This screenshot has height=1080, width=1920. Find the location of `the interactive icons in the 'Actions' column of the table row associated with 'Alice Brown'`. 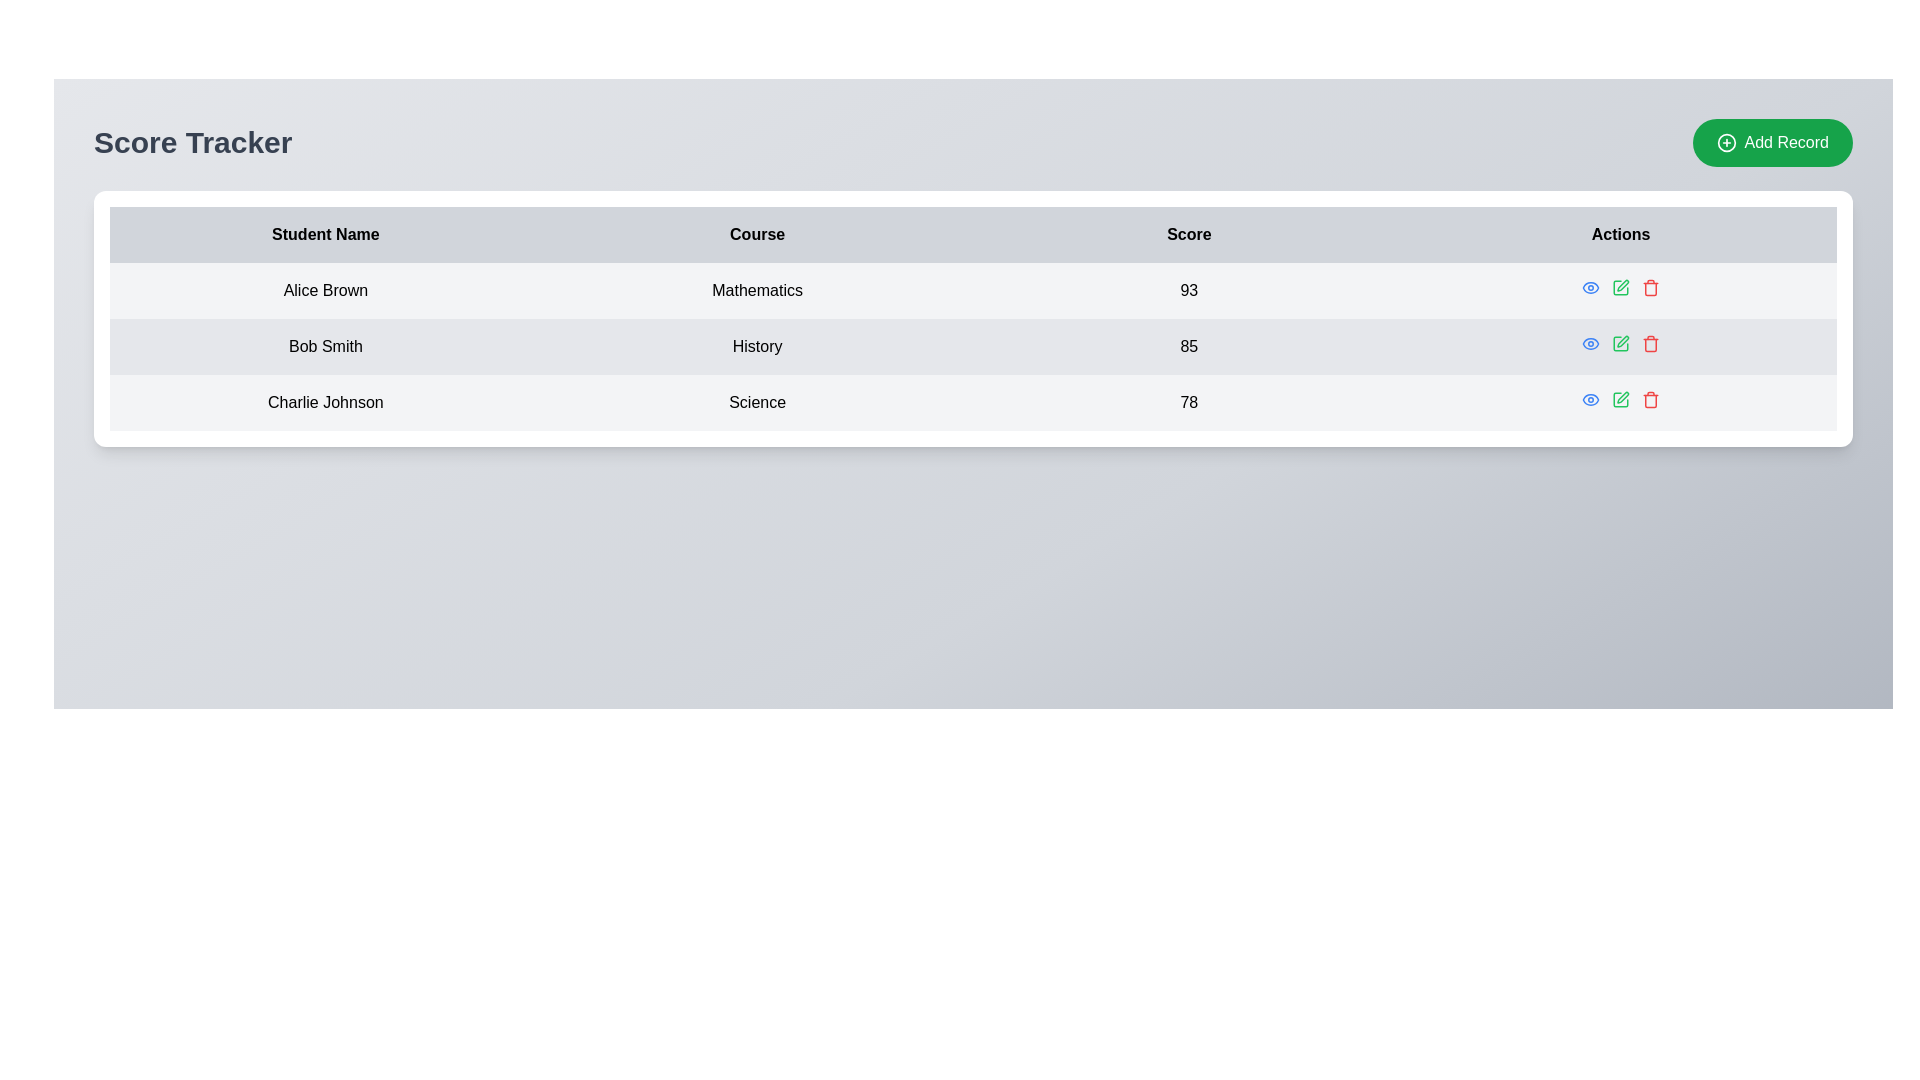

the interactive icons in the 'Actions' column of the table row associated with 'Alice Brown' is located at coordinates (1621, 288).